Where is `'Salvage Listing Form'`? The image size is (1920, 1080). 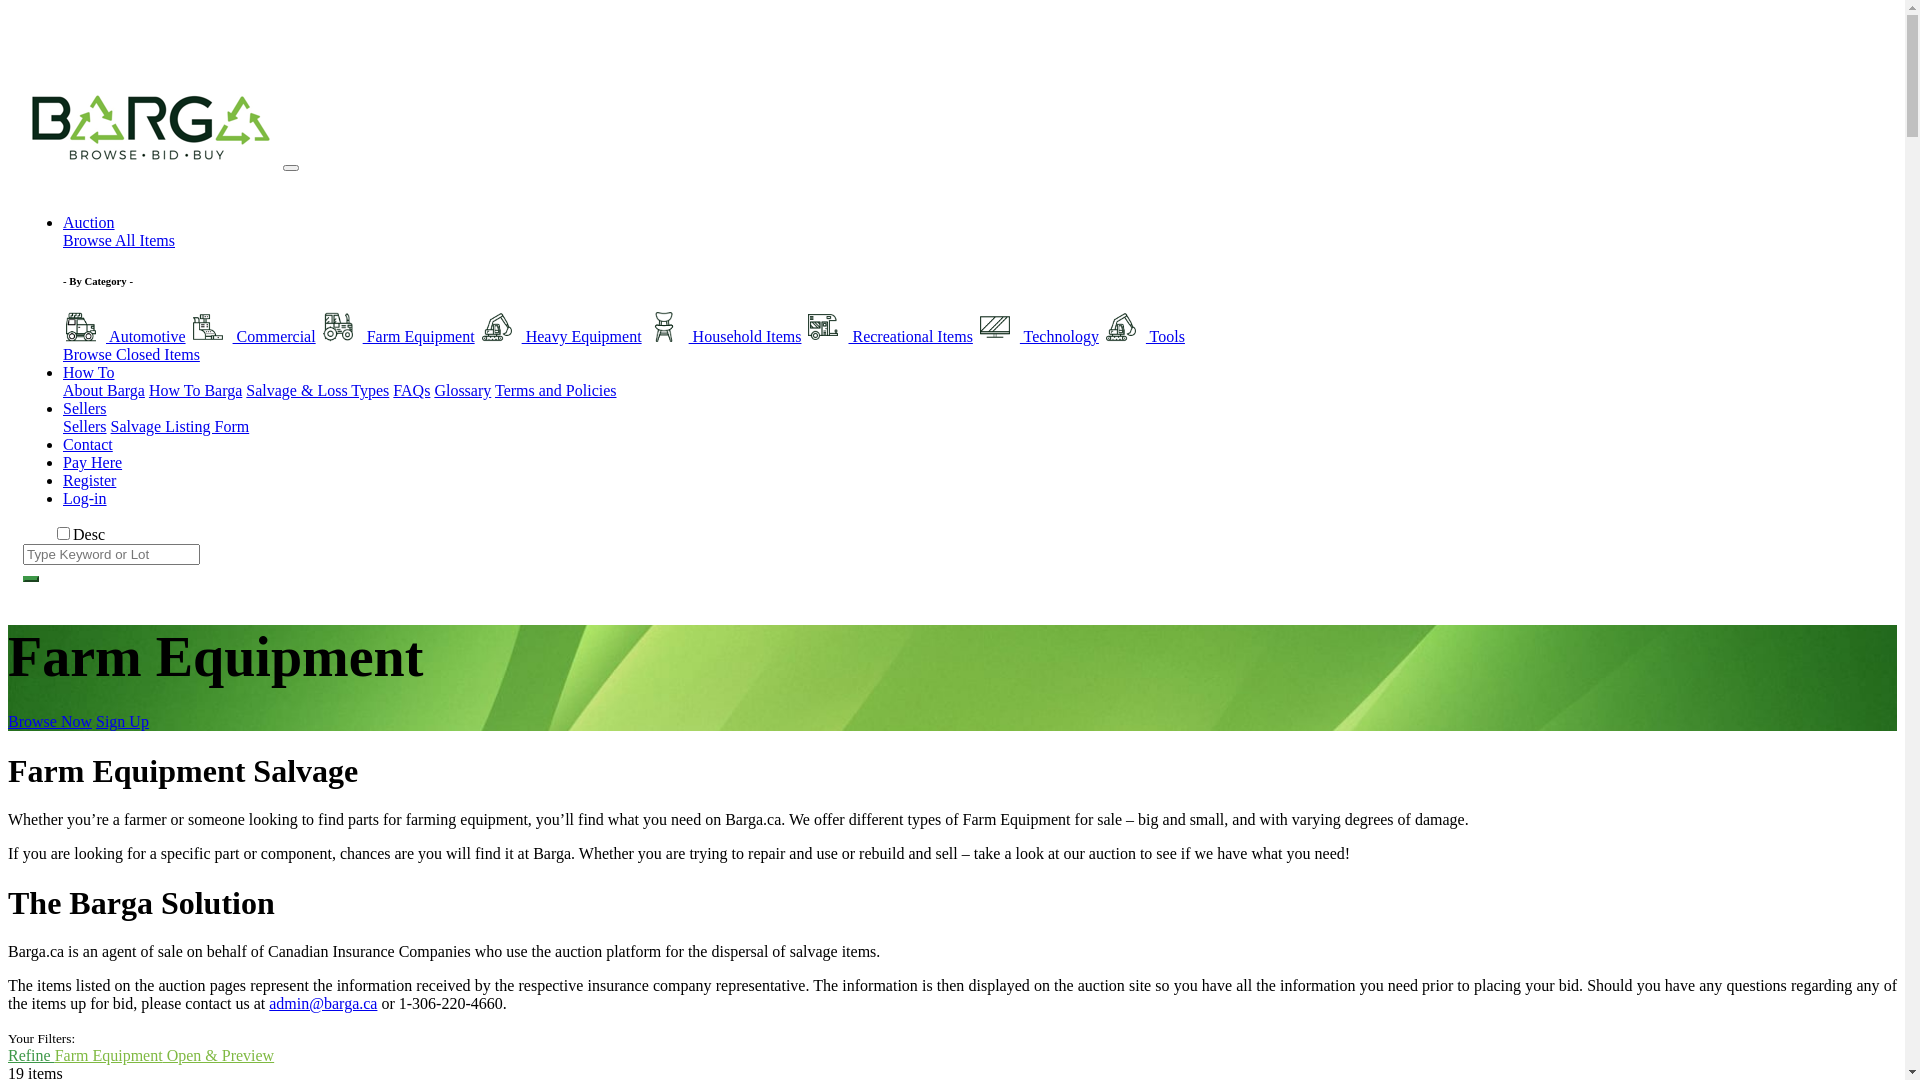
'Salvage Listing Form' is located at coordinates (180, 425).